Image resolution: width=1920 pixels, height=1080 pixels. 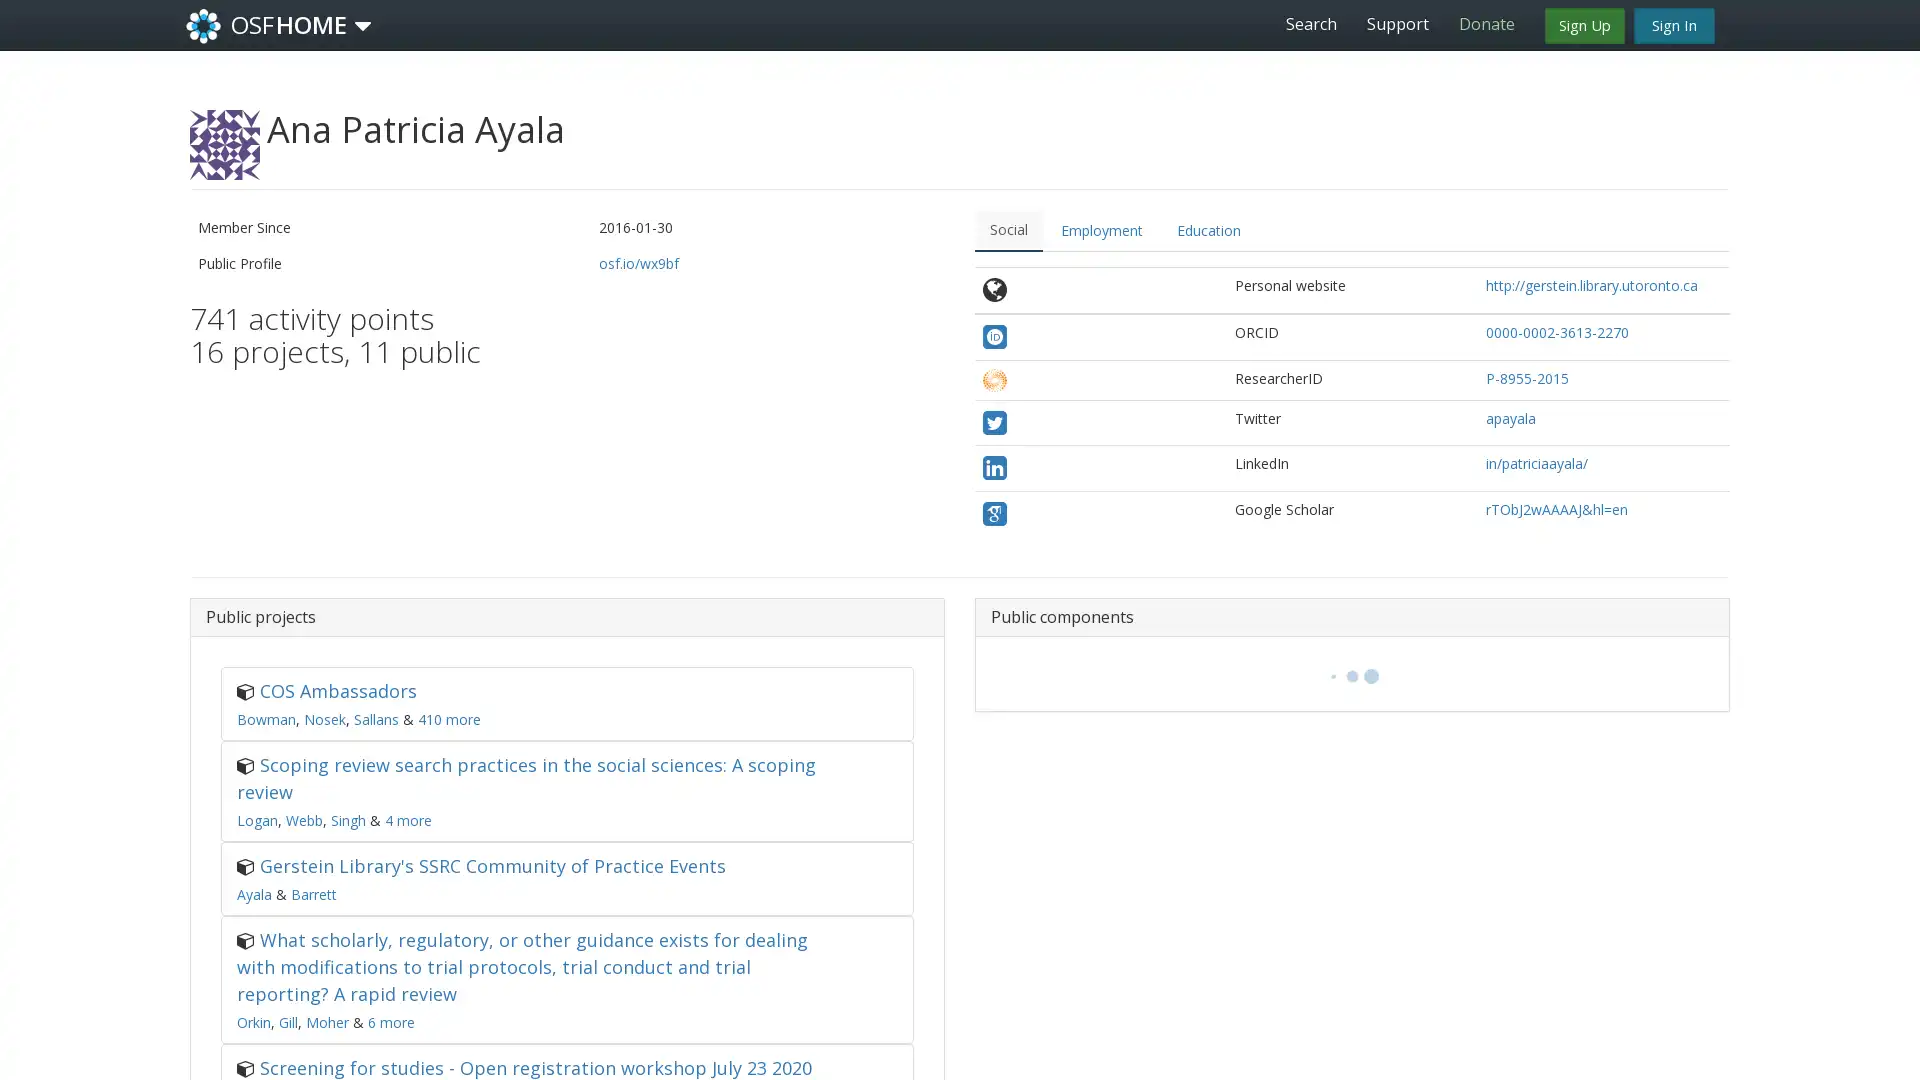 I want to click on Toggle primary navigation, so click(x=363, y=26).